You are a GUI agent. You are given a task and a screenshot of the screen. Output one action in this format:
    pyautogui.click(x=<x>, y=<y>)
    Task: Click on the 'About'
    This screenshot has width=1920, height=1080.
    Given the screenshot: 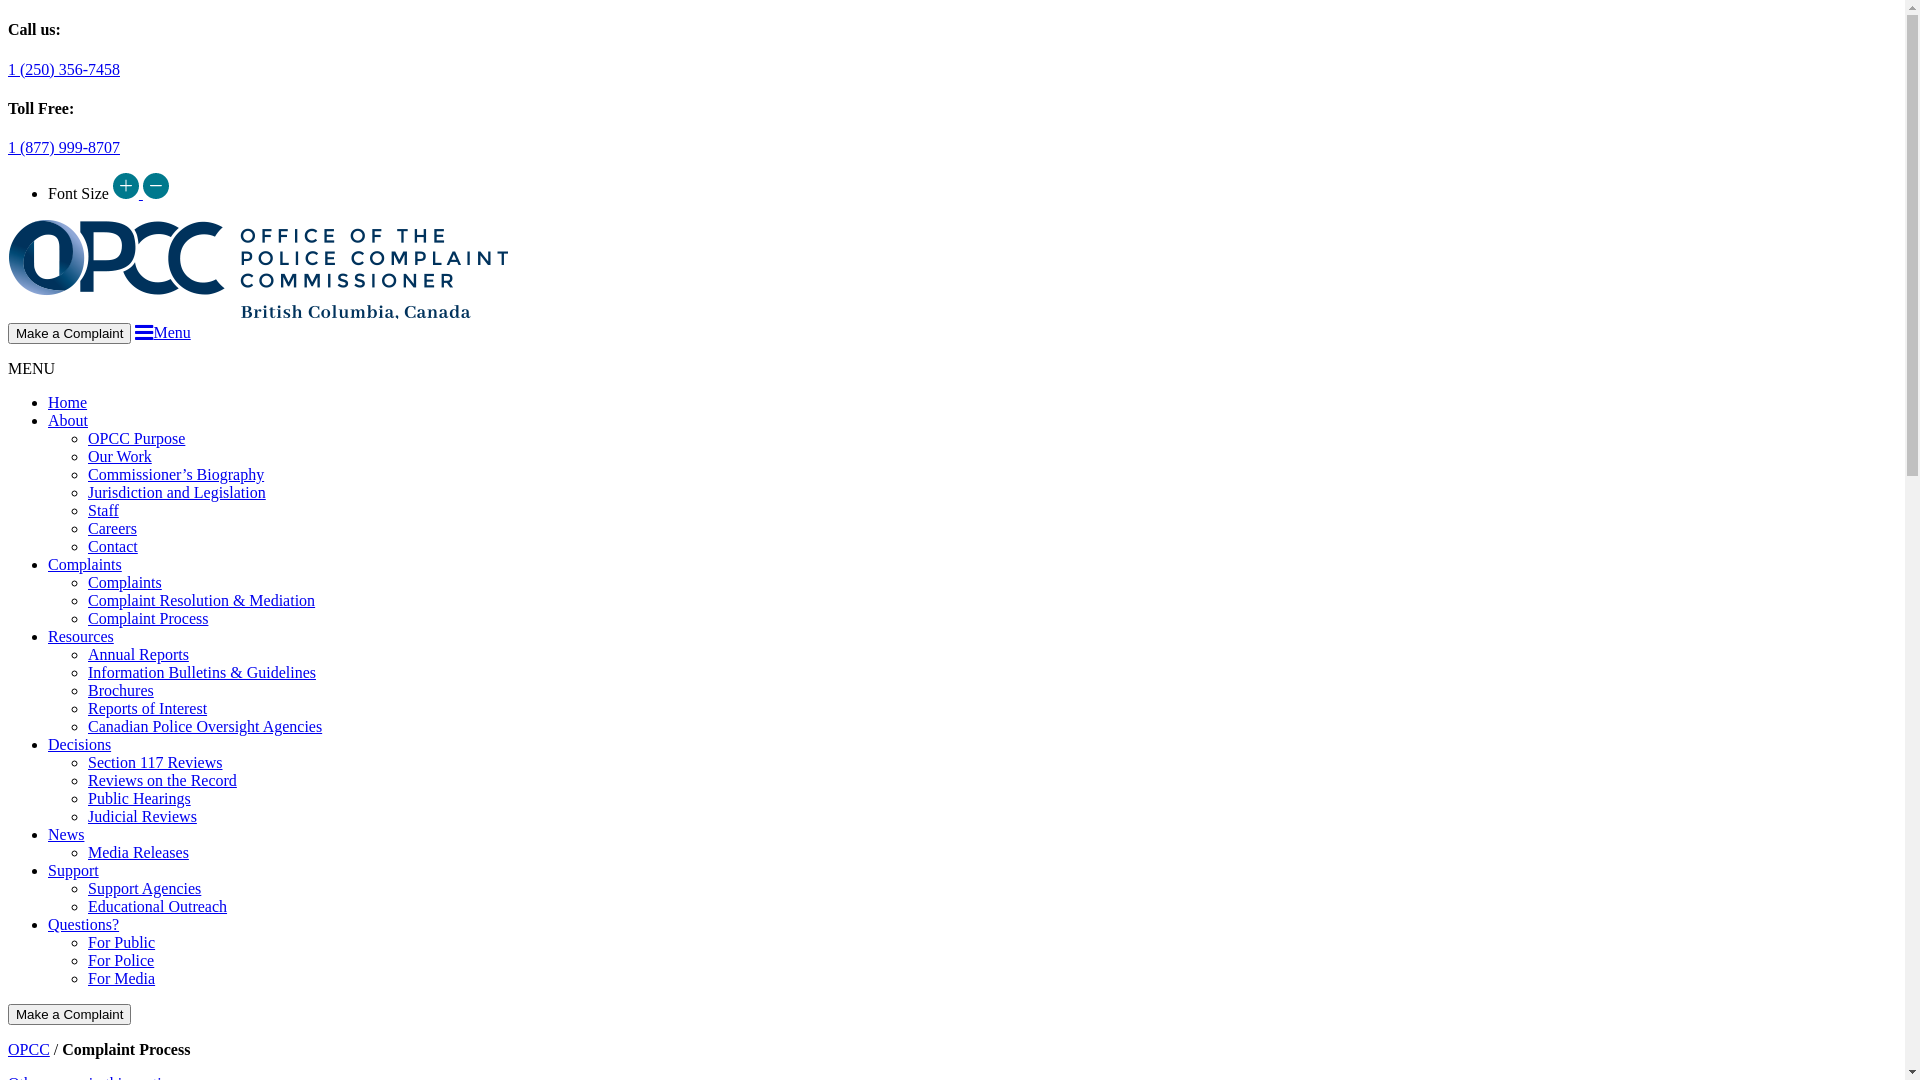 What is the action you would take?
    pyautogui.click(x=48, y=419)
    